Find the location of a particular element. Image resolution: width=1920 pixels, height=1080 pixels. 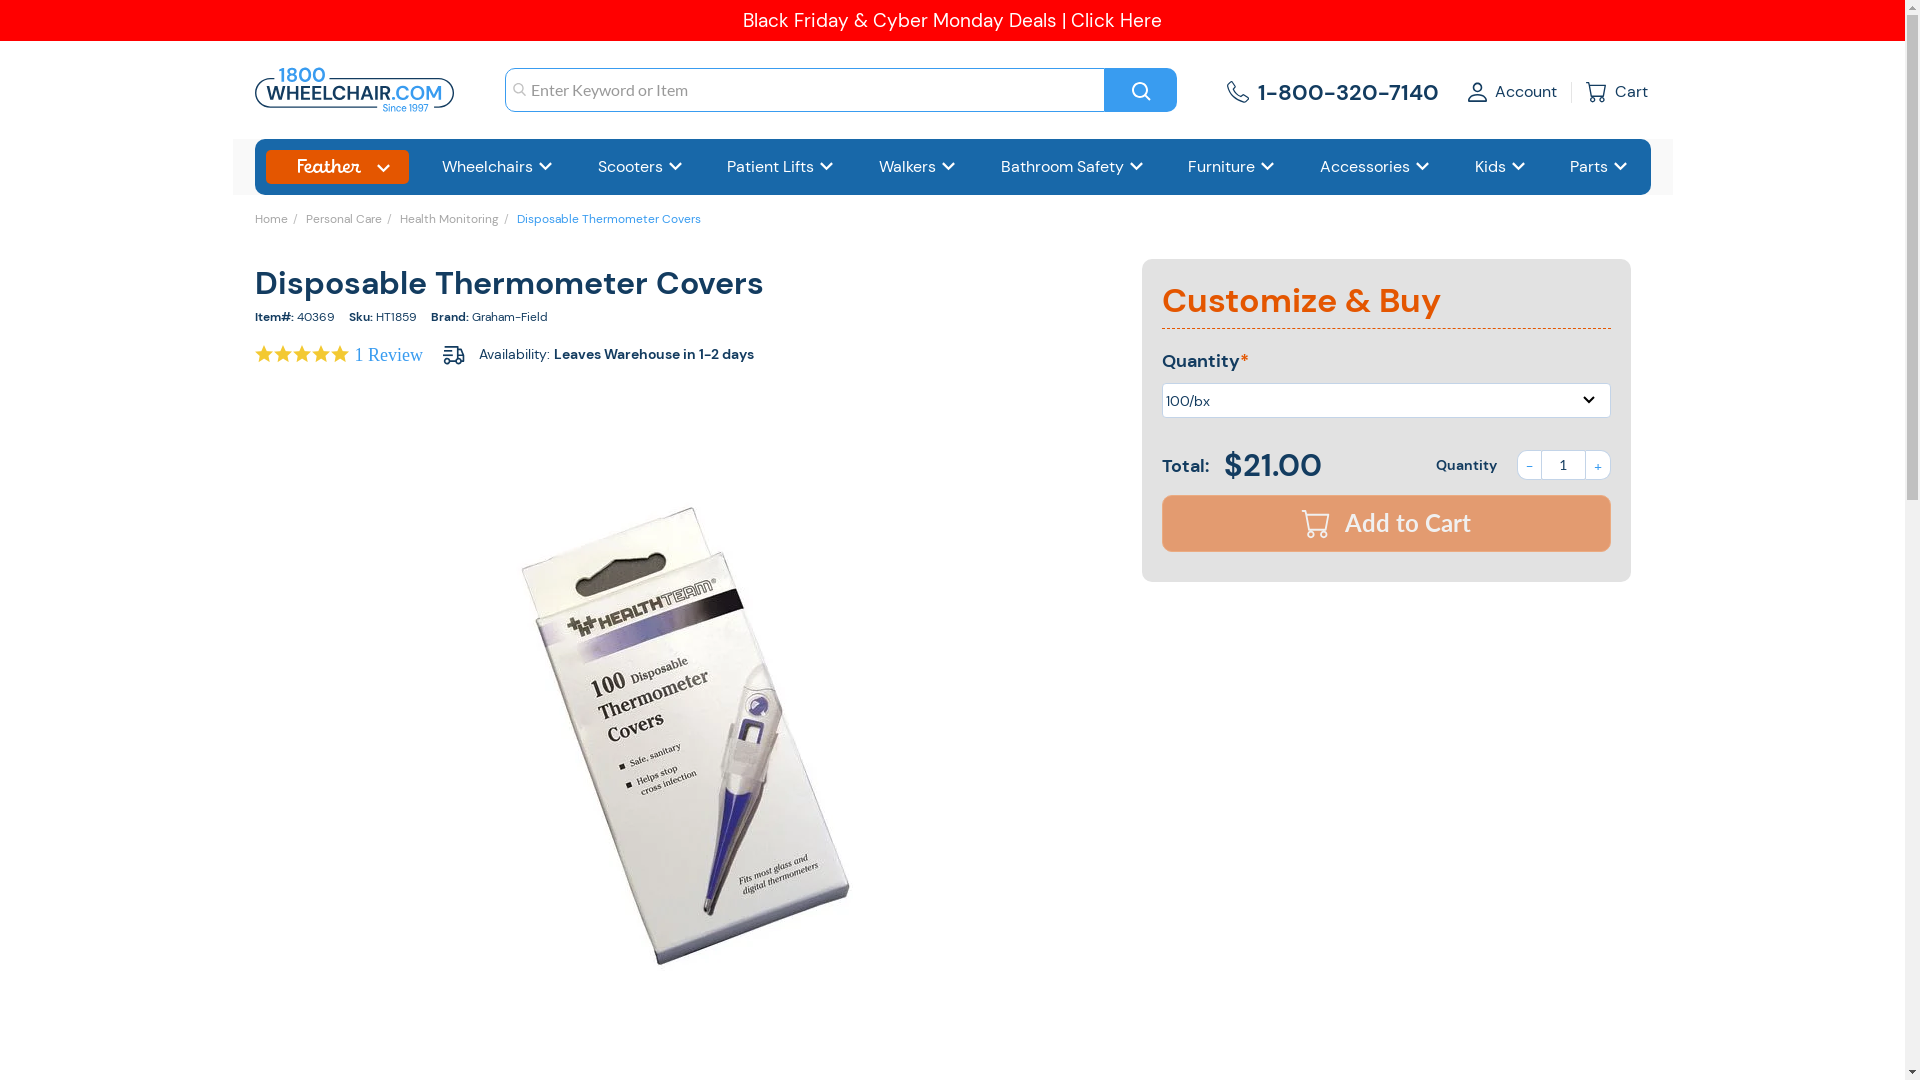

'Search' is located at coordinates (1140, 88).